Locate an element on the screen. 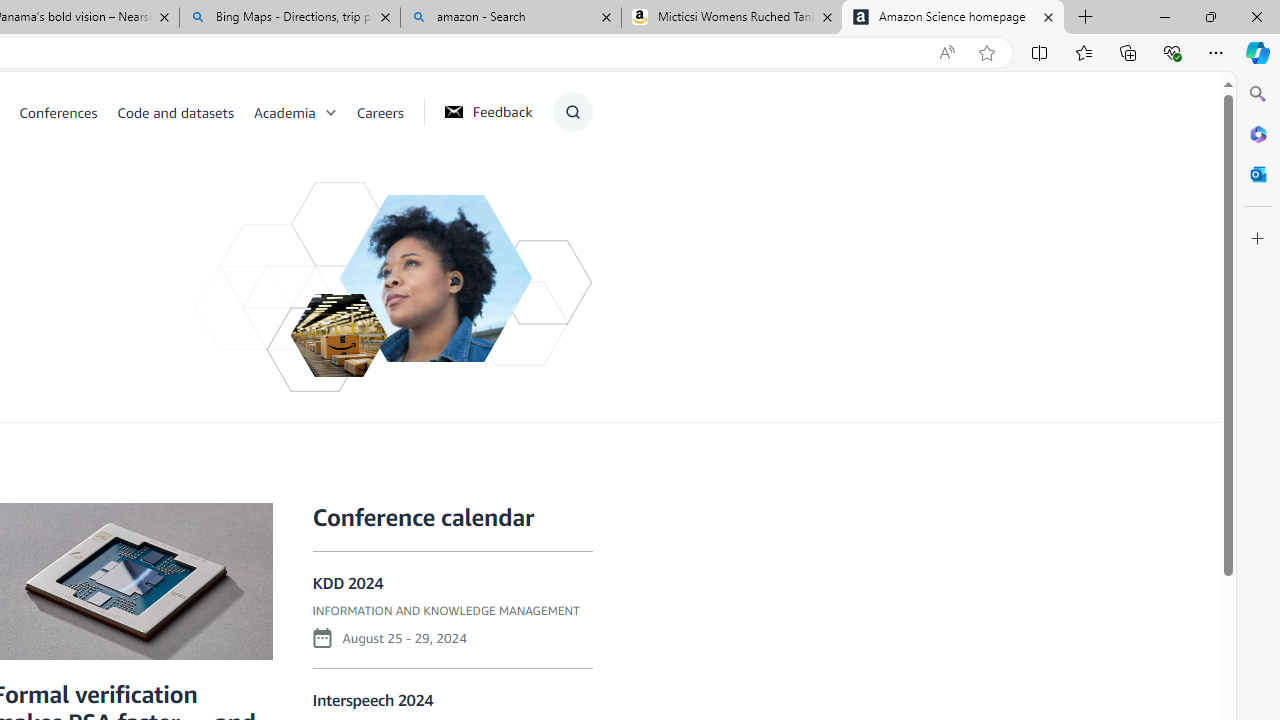 This screenshot has width=1280, height=720. 'Conferences' is located at coordinates (68, 111).